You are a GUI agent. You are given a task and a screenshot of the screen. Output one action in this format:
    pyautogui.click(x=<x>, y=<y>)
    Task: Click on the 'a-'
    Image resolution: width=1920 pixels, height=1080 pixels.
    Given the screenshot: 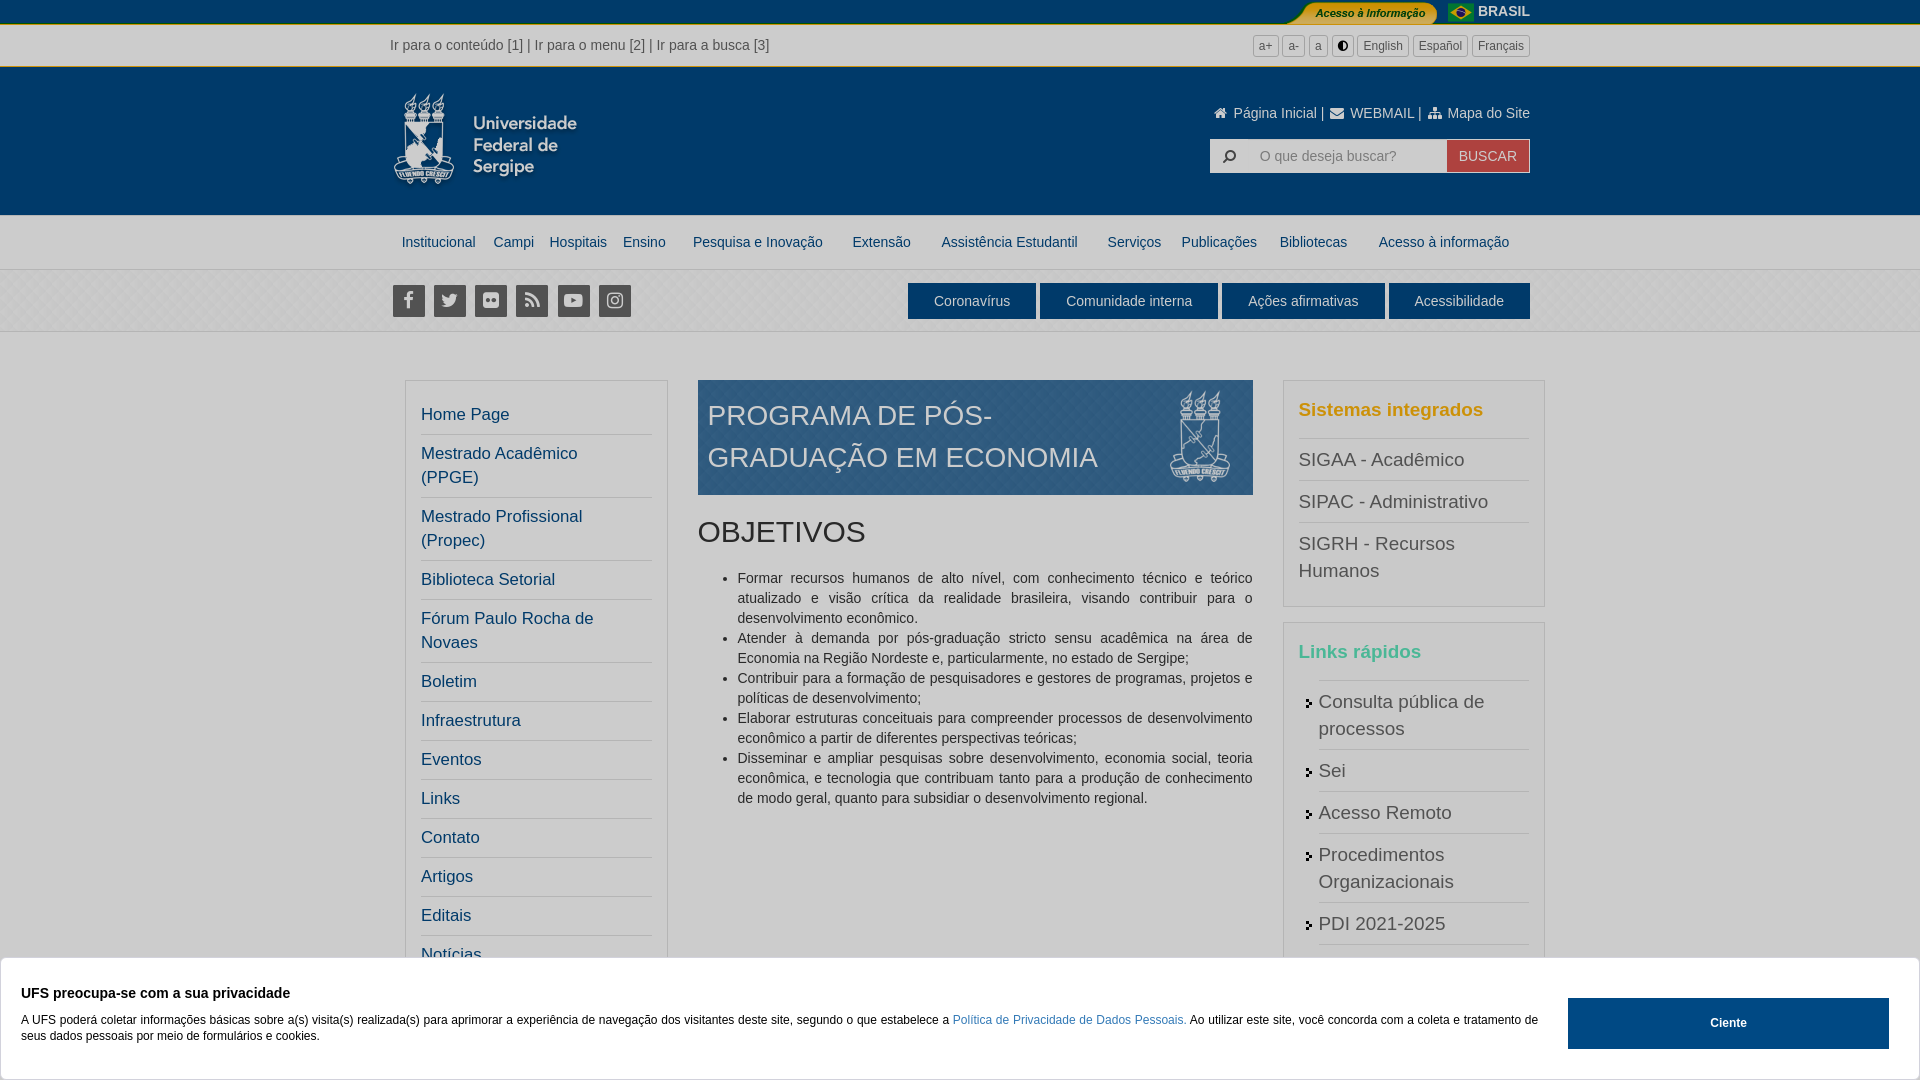 What is the action you would take?
    pyautogui.click(x=1293, y=45)
    